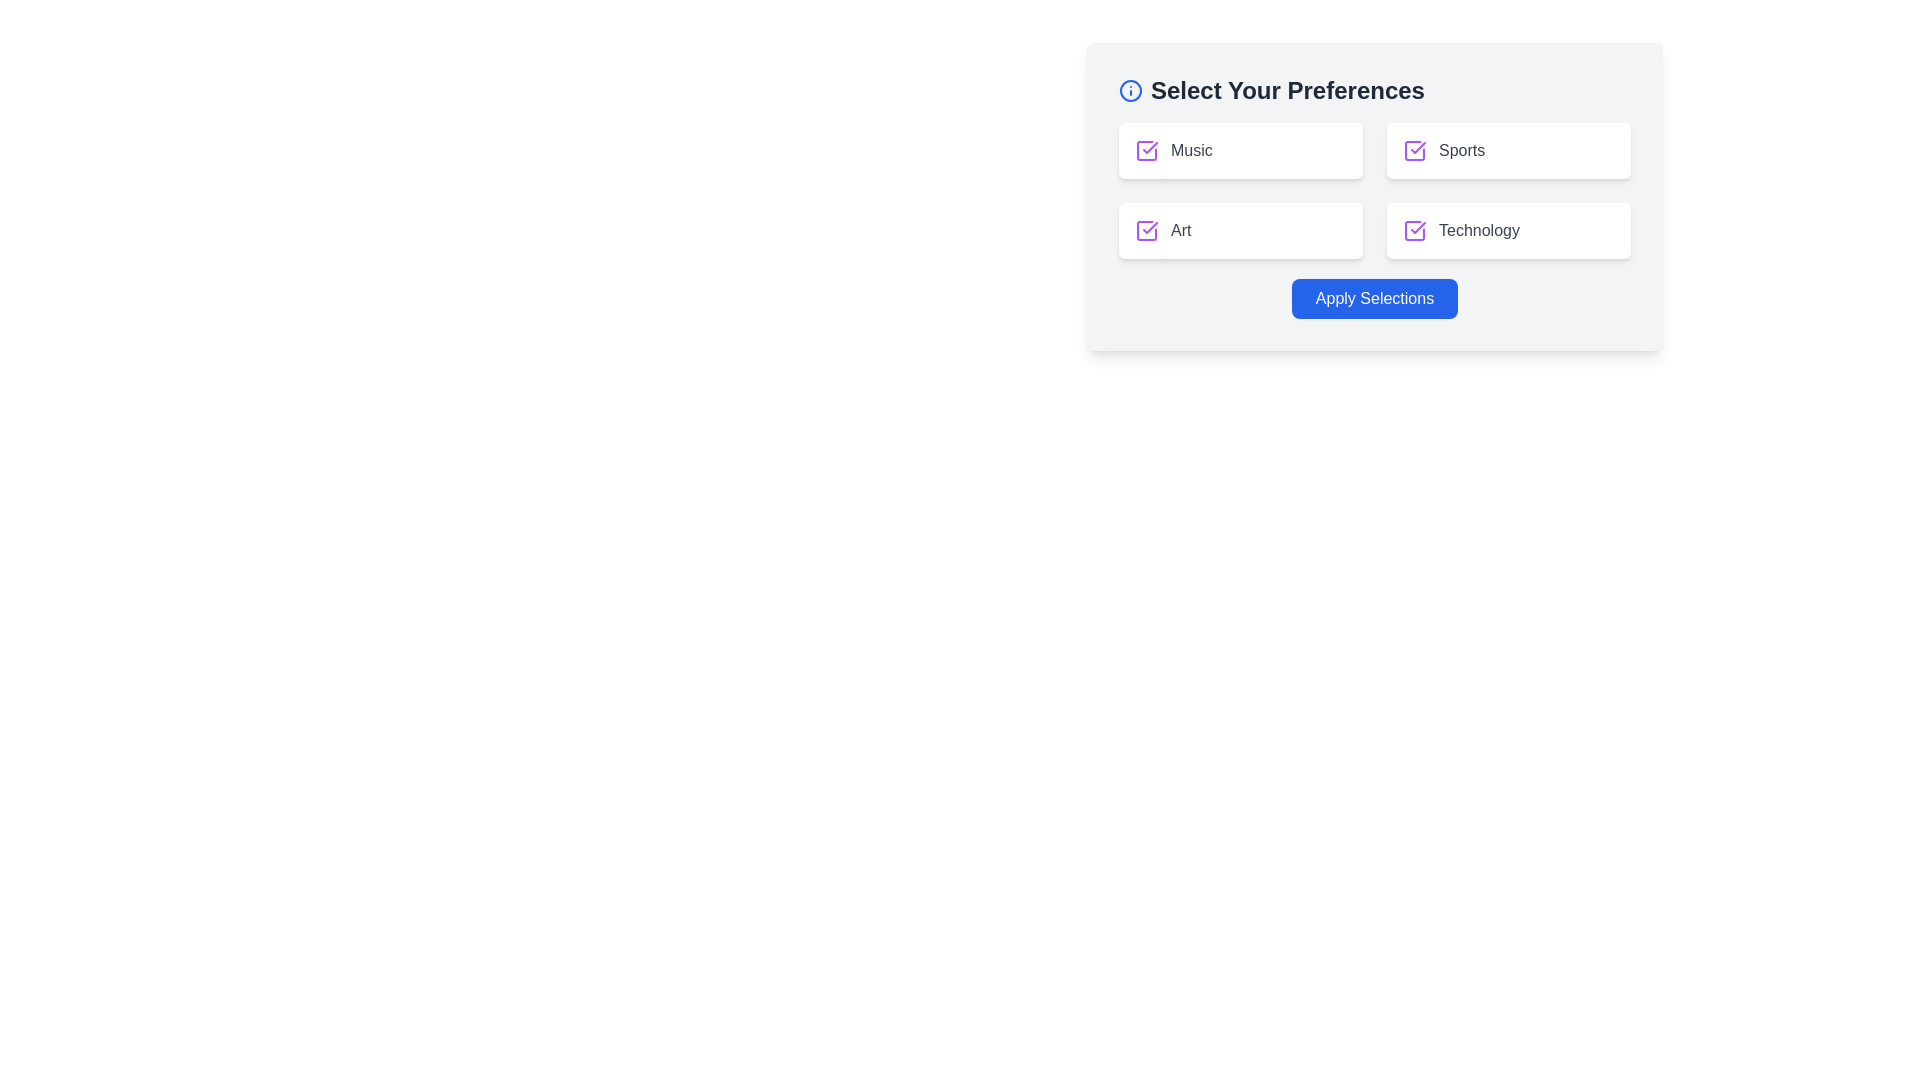 Image resolution: width=1920 pixels, height=1080 pixels. I want to click on the selection feedback for the 'Technology' preference category icon located in the bottom-right cell of the preference selection grid, adjacent to the 'Technology' label, so click(1414, 230).